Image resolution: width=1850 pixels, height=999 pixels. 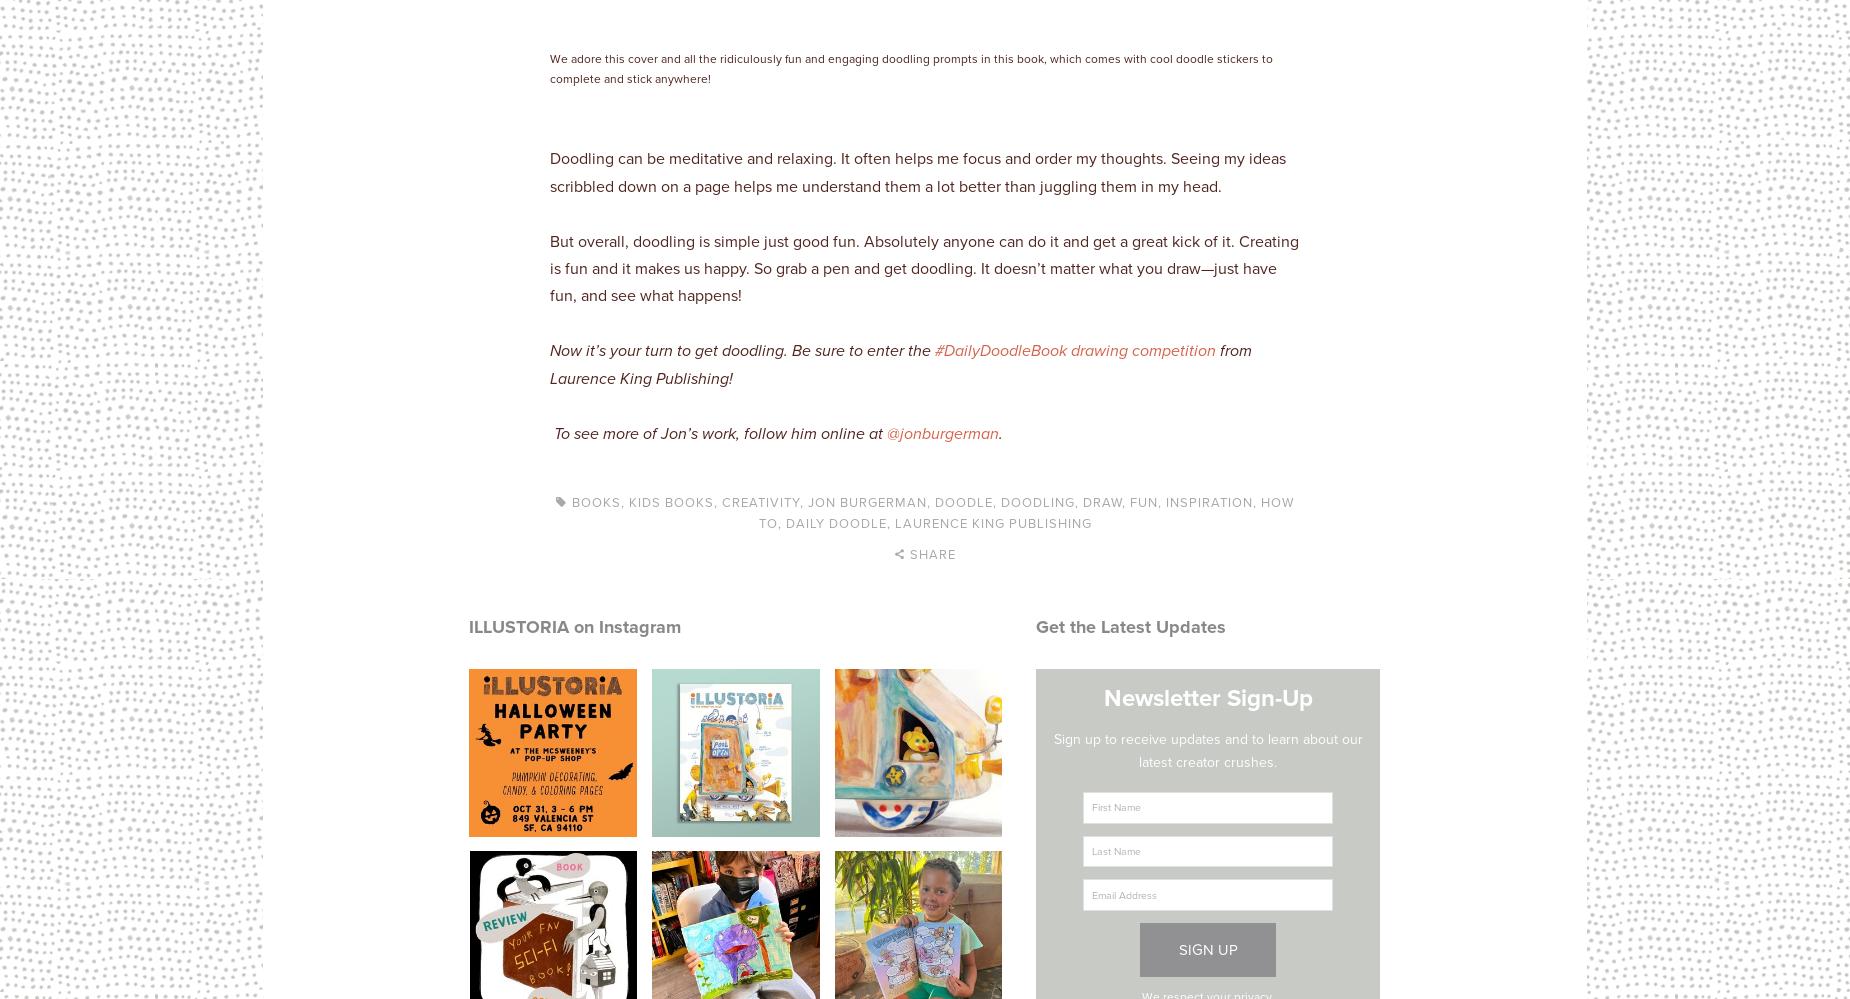 What do you see at coordinates (1143, 500) in the screenshot?
I see `'FUN'` at bounding box center [1143, 500].